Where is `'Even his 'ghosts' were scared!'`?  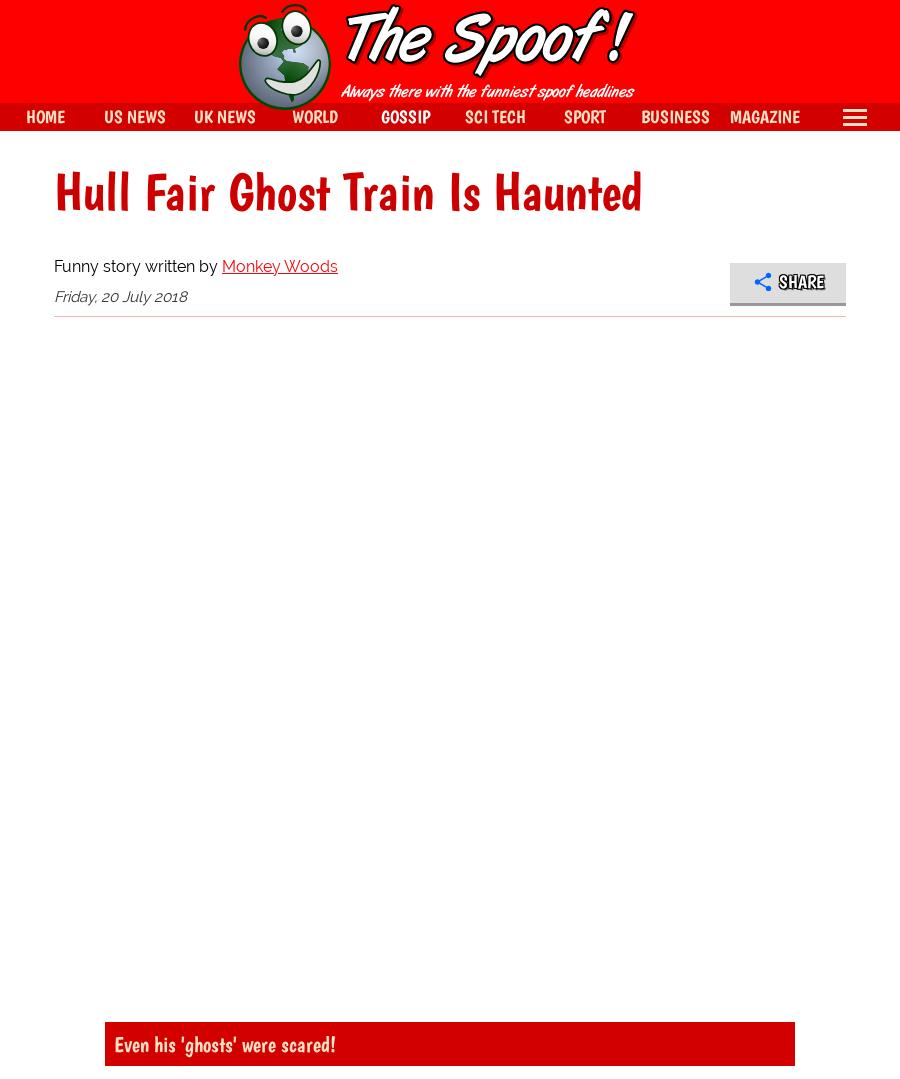
'Even his 'ghosts' were scared!' is located at coordinates (225, 1043).